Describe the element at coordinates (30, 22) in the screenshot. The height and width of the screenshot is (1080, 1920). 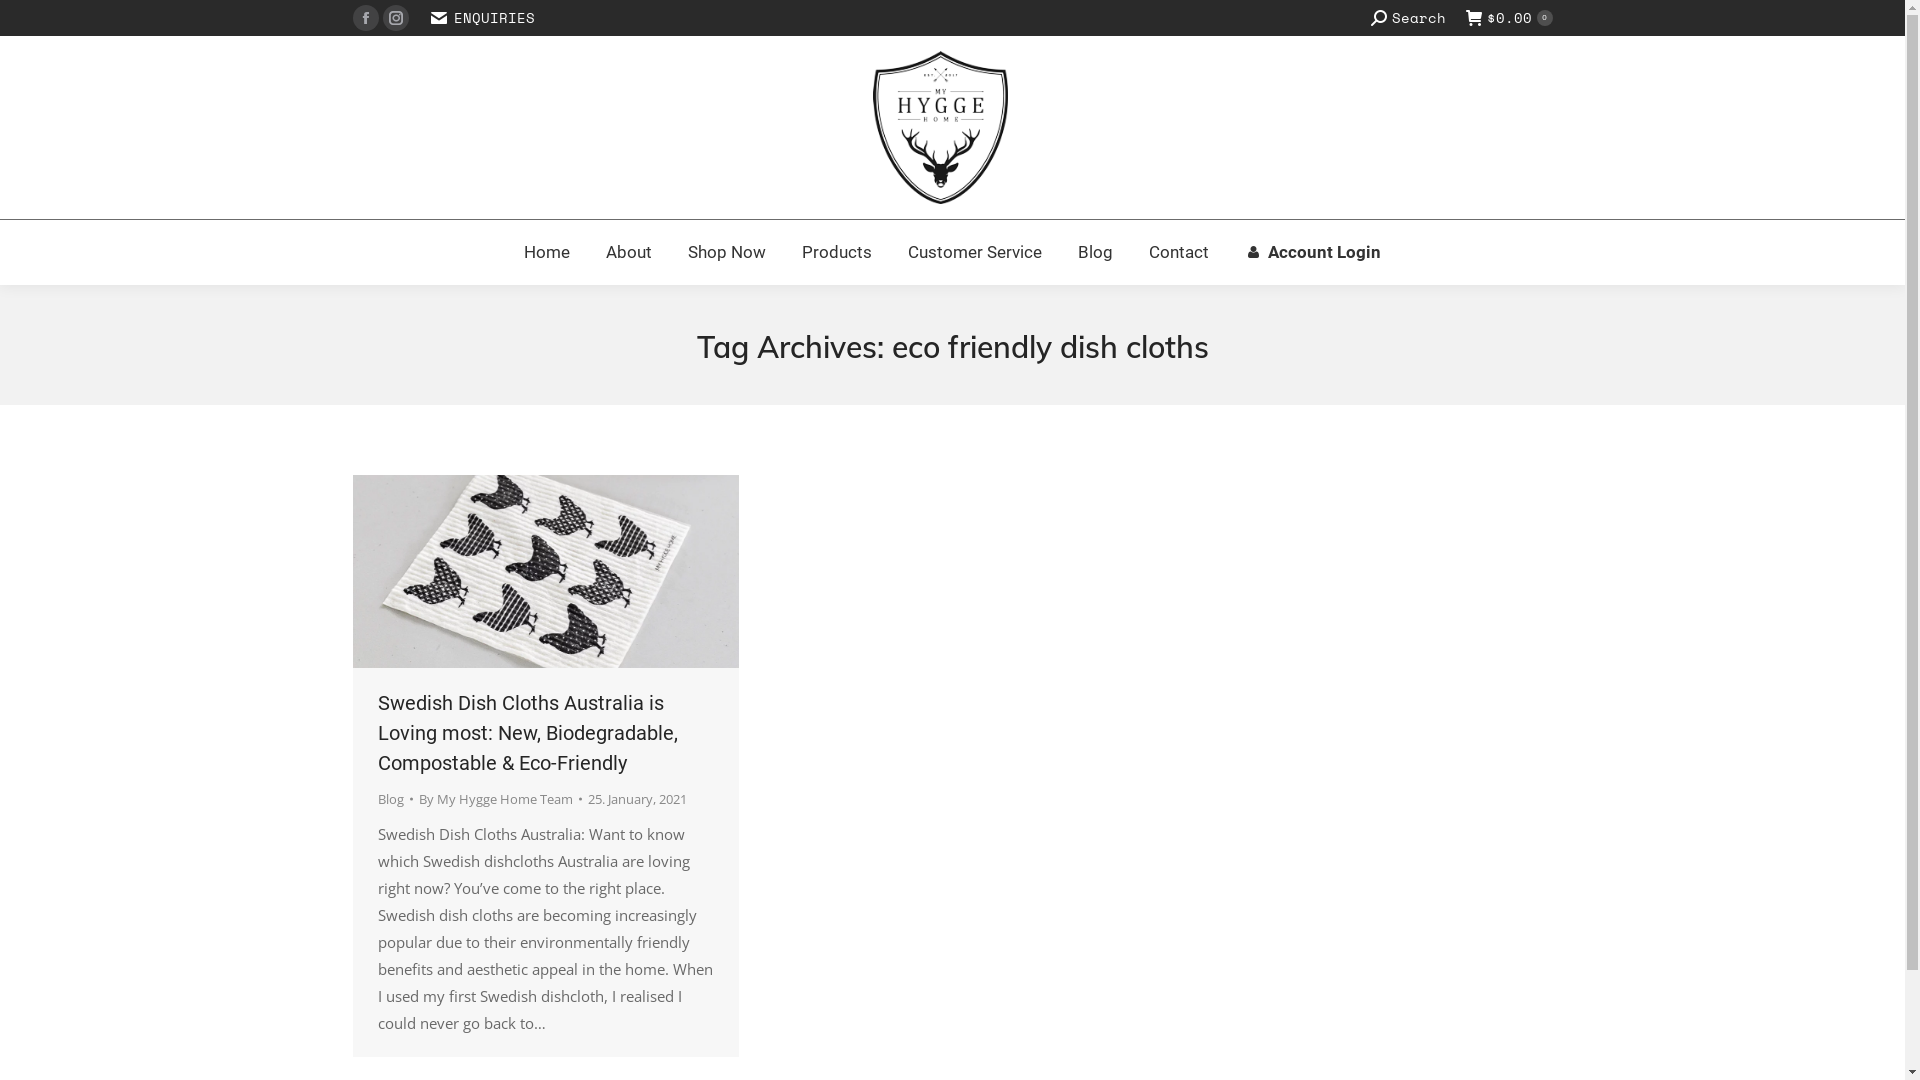
I see `'Go!'` at that location.